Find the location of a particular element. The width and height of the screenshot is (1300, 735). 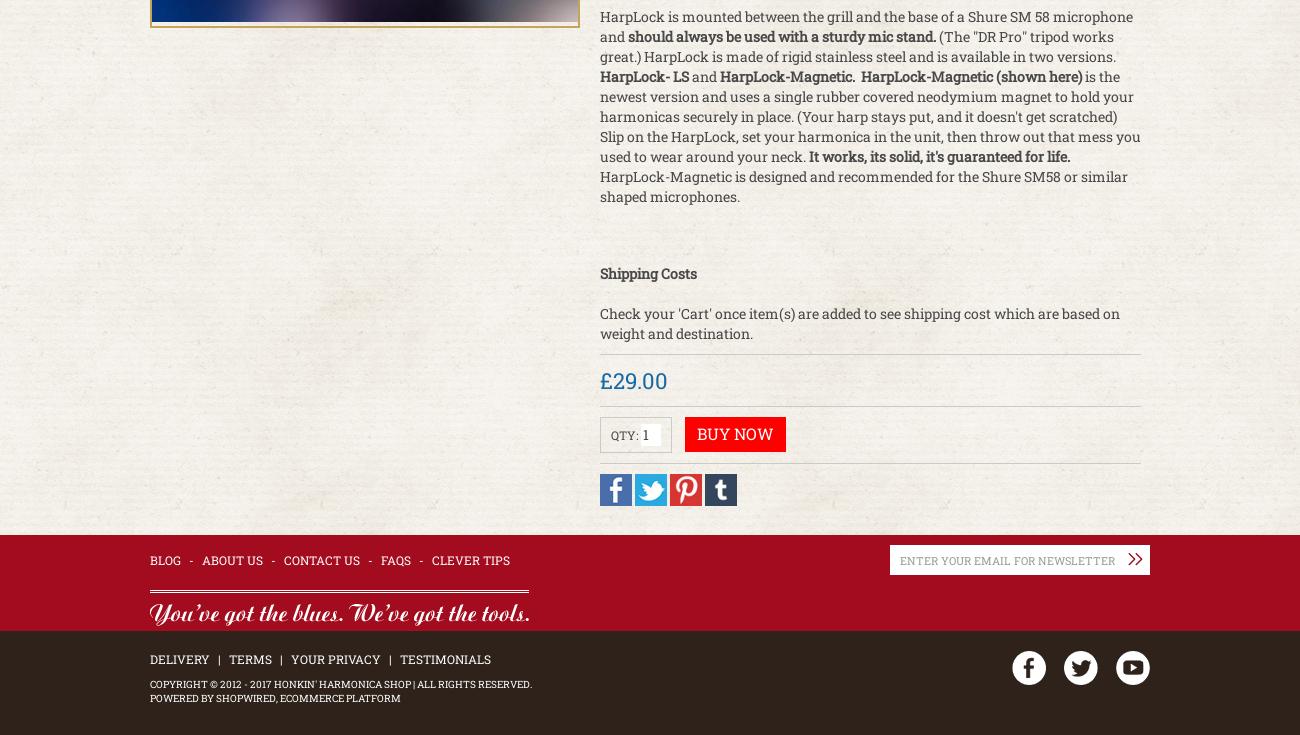

'always' is located at coordinates (698, 35).